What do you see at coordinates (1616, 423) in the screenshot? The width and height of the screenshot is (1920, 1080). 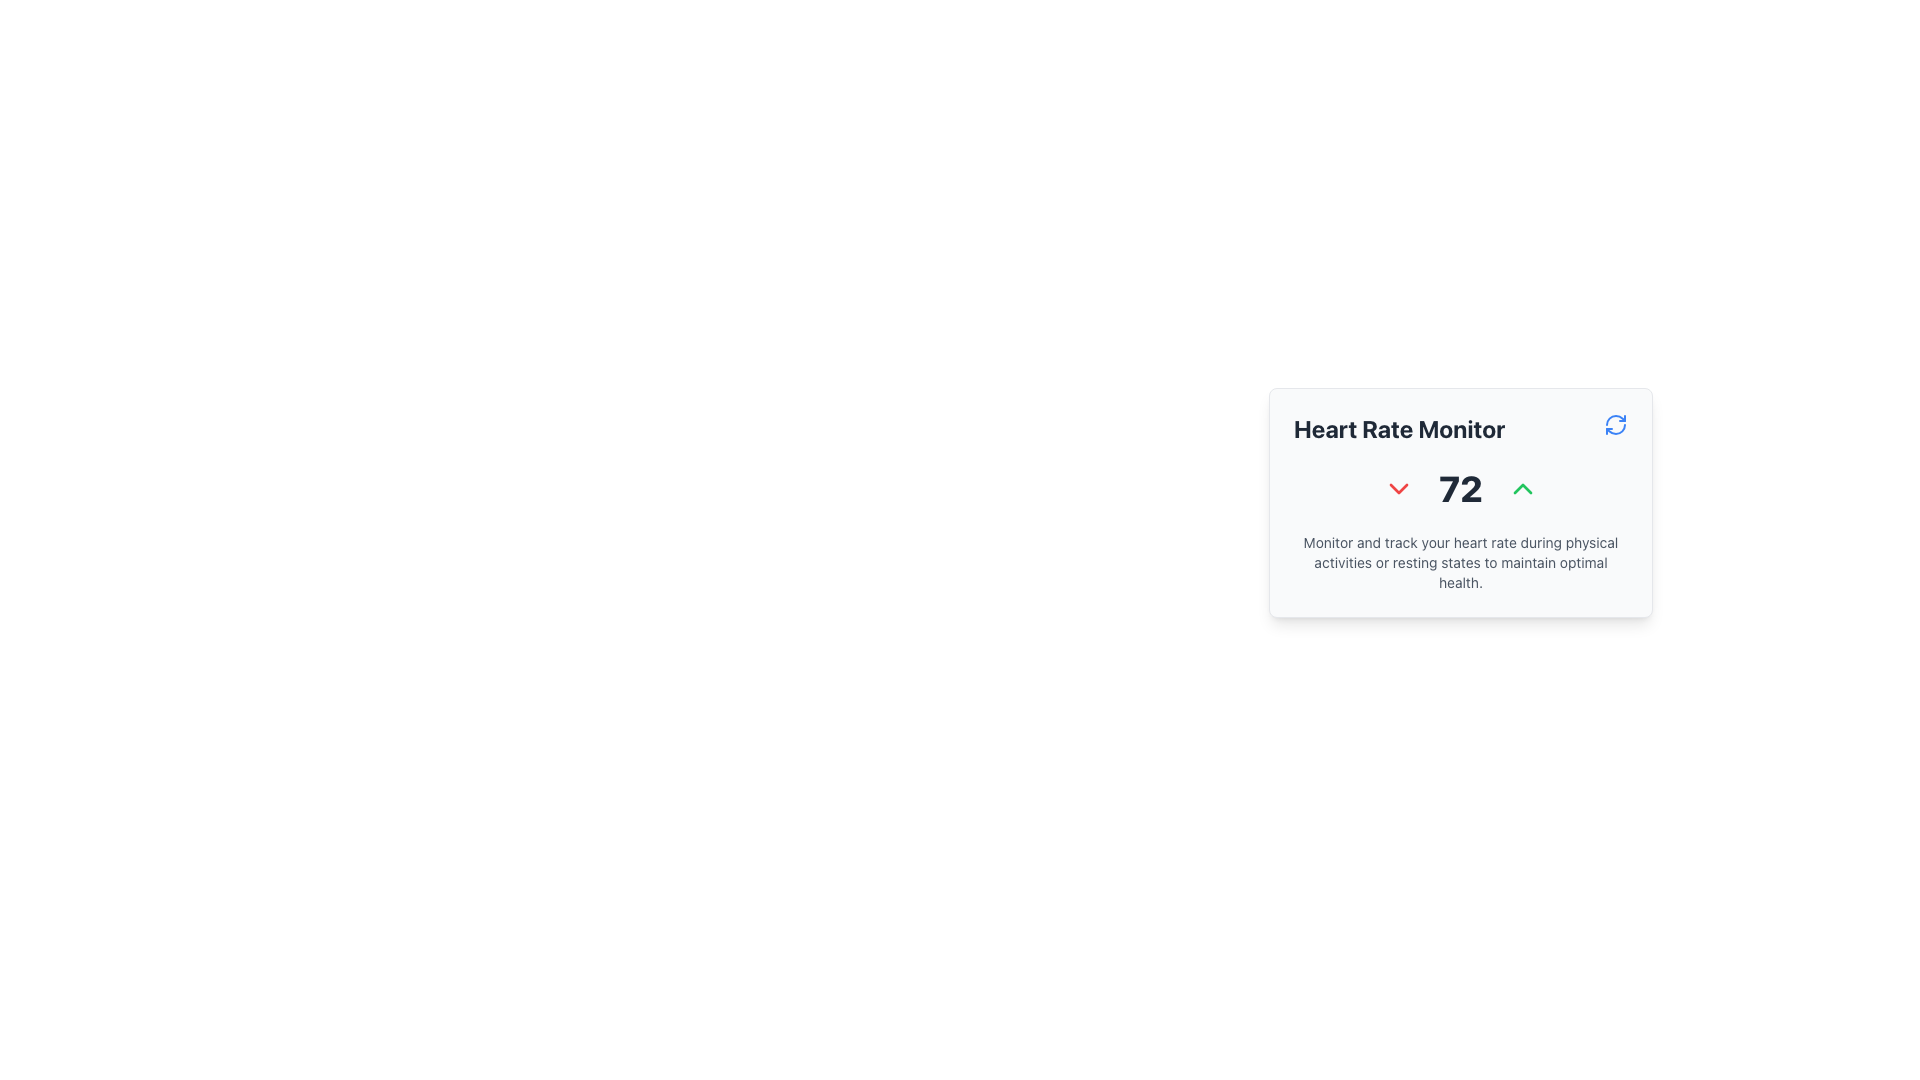 I see `the Interactive SVG Icon located in the top-right corner of the 'Heart Rate Monitor' section to refresh or reload heart rate data` at bounding box center [1616, 423].